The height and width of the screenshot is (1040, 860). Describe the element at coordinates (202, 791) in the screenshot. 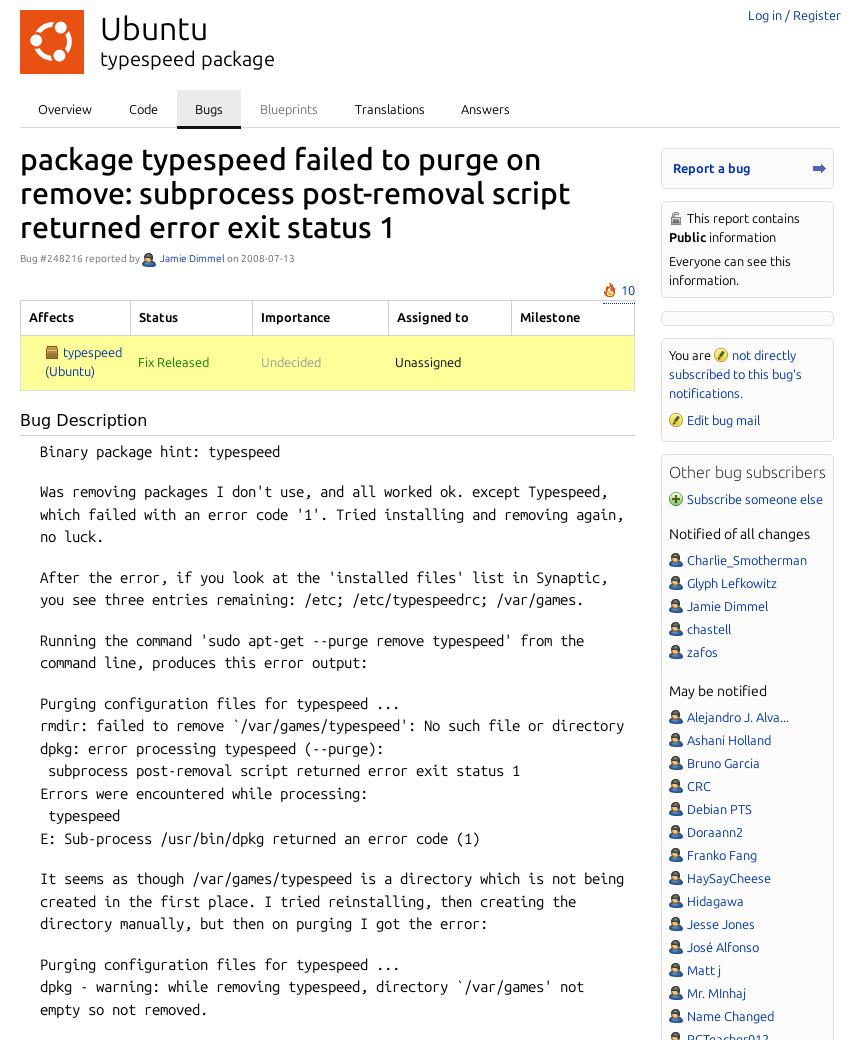

I see `'Errors were encountered while processing:'` at that location.